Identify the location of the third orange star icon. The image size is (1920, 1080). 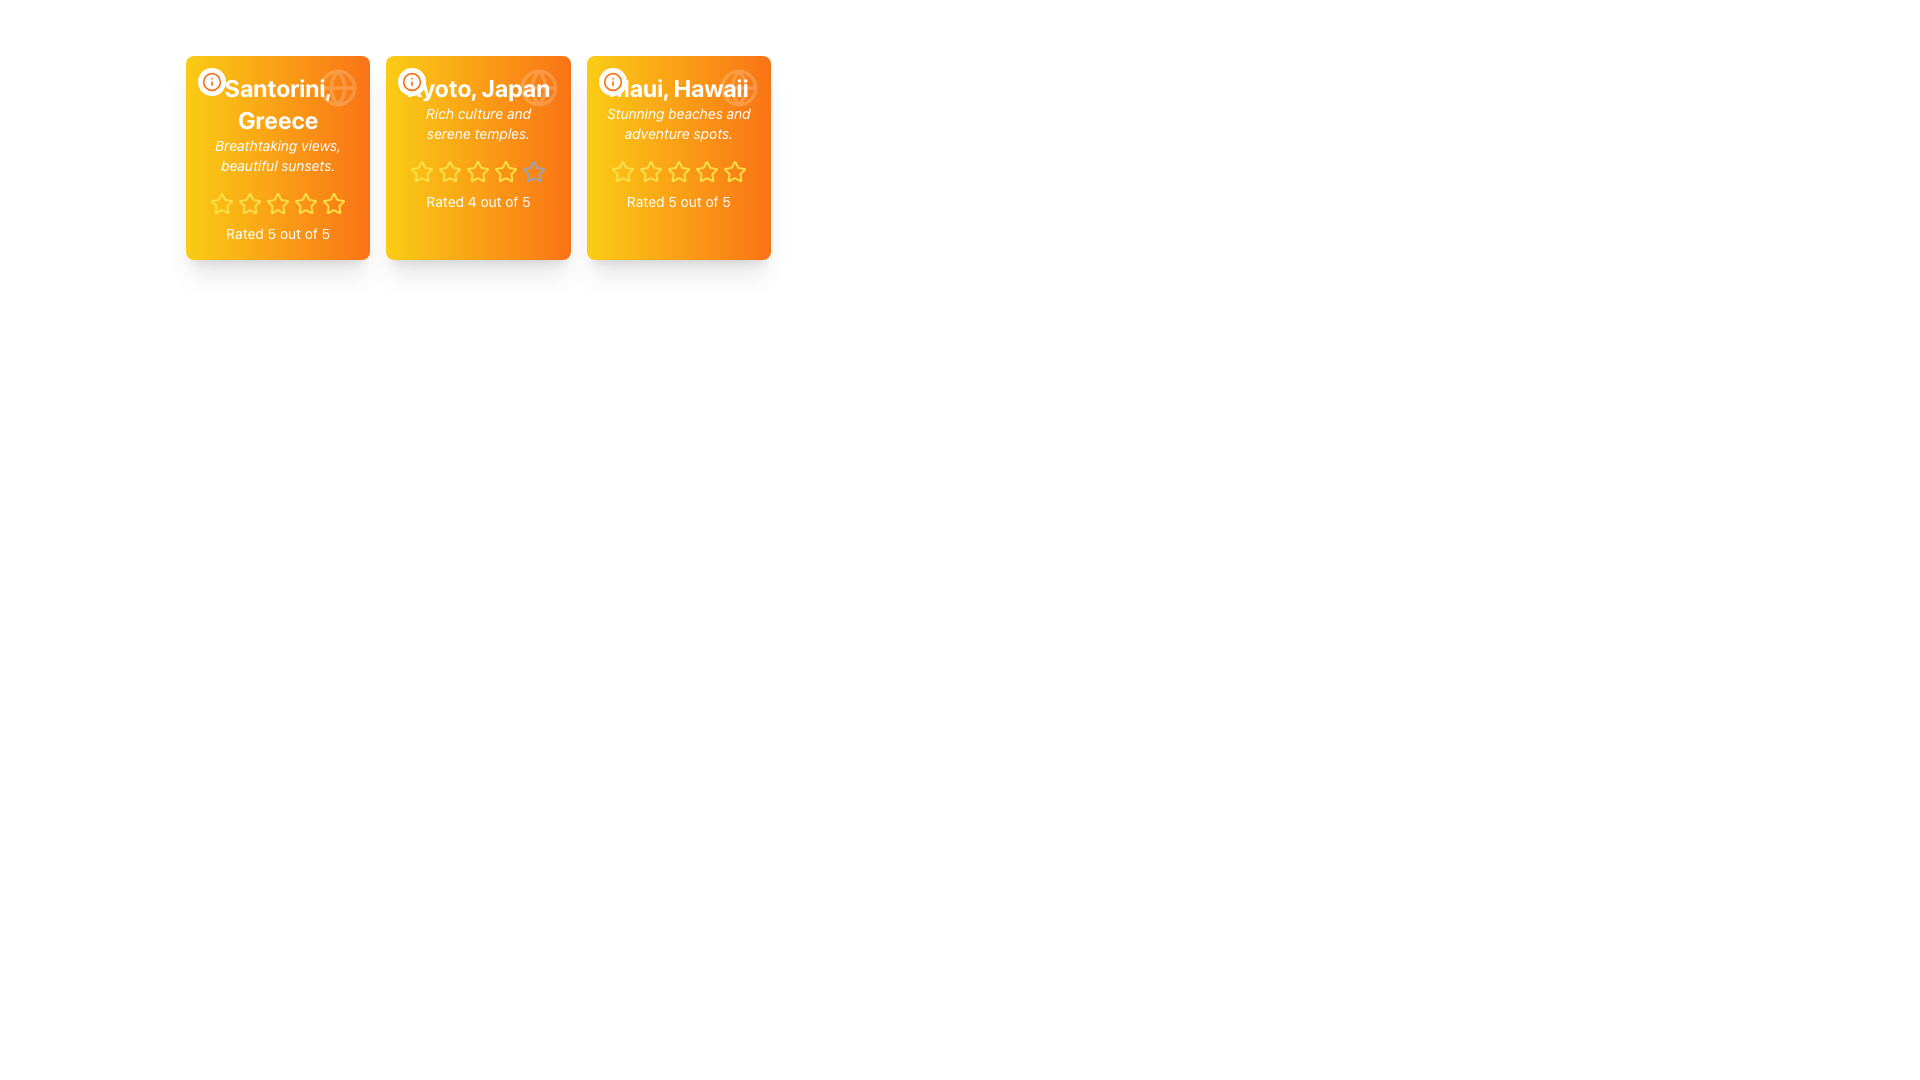
(706, 170).